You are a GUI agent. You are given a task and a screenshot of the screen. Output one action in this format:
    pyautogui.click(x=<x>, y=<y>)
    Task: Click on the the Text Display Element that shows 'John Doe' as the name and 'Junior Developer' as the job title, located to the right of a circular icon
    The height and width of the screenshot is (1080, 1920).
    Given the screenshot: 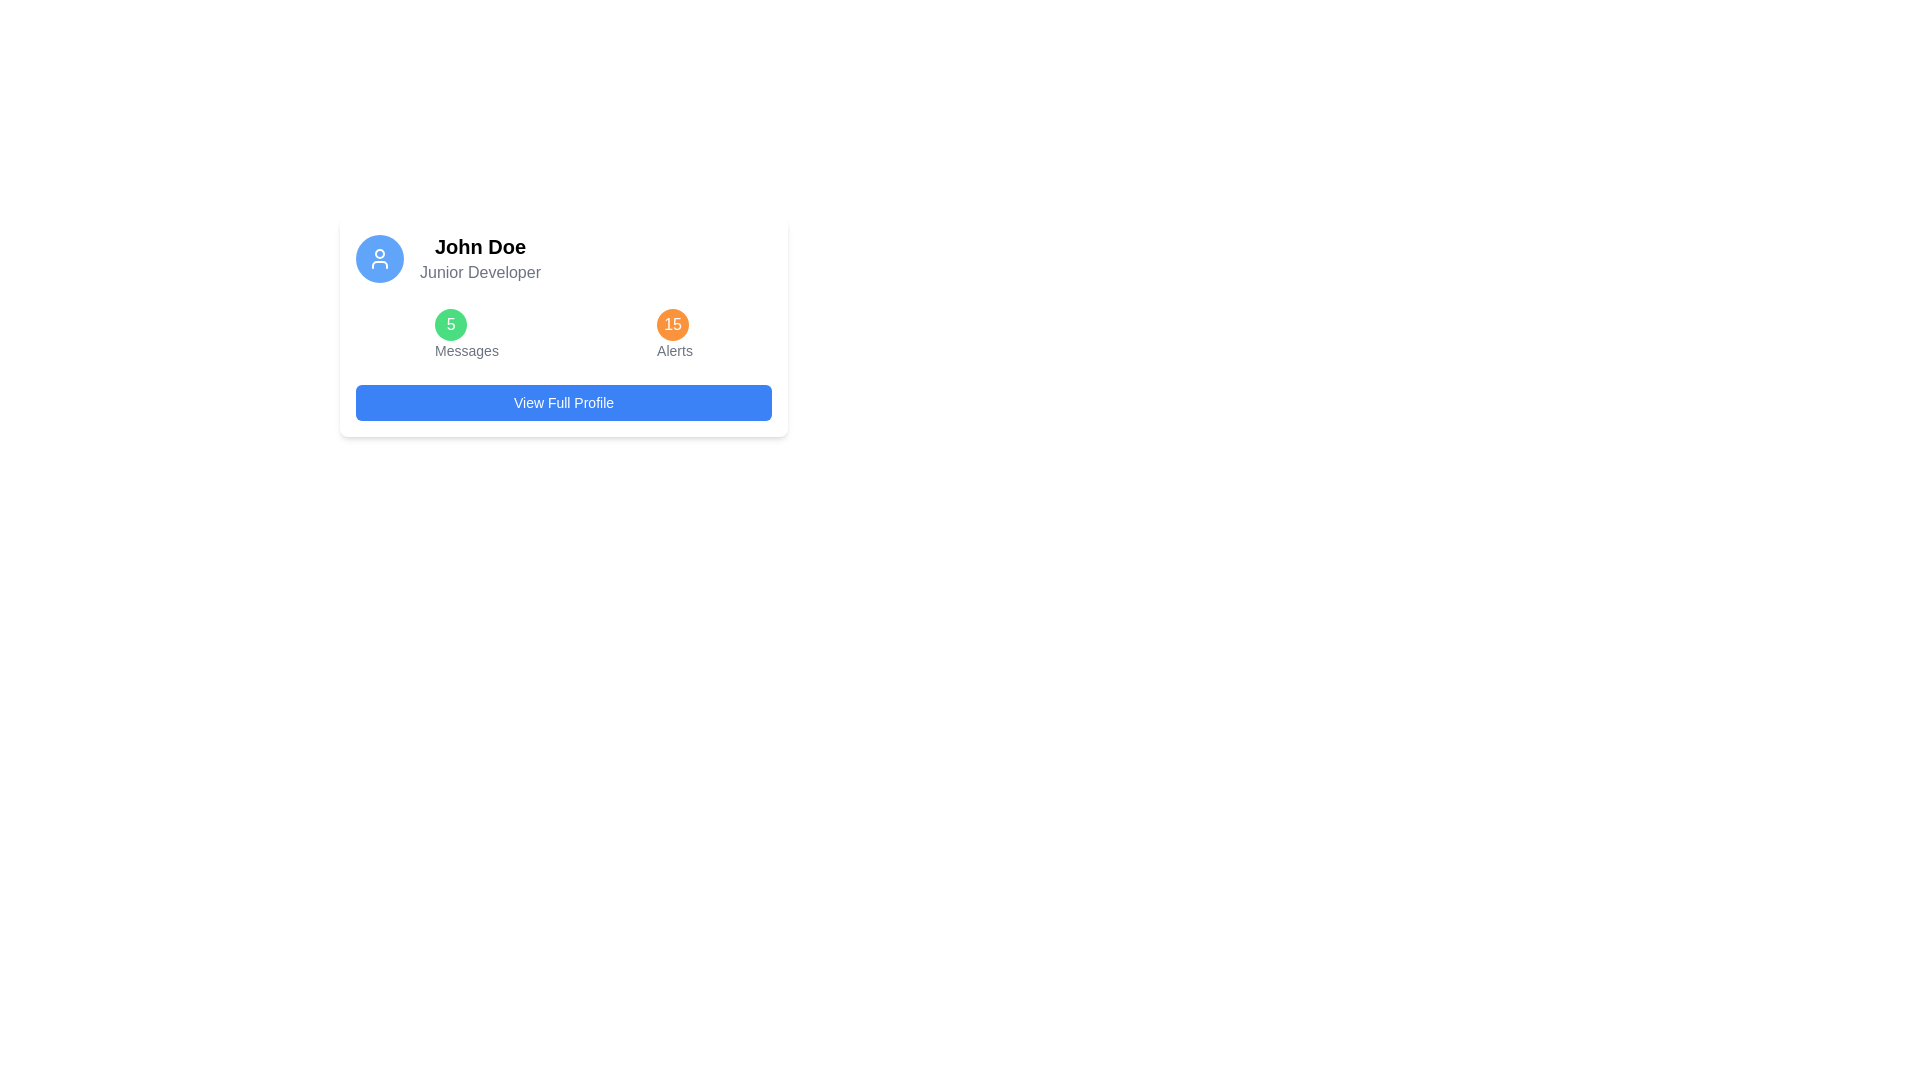 What is the action you would take?
    pyautogui.click(x=480, y=257)
    